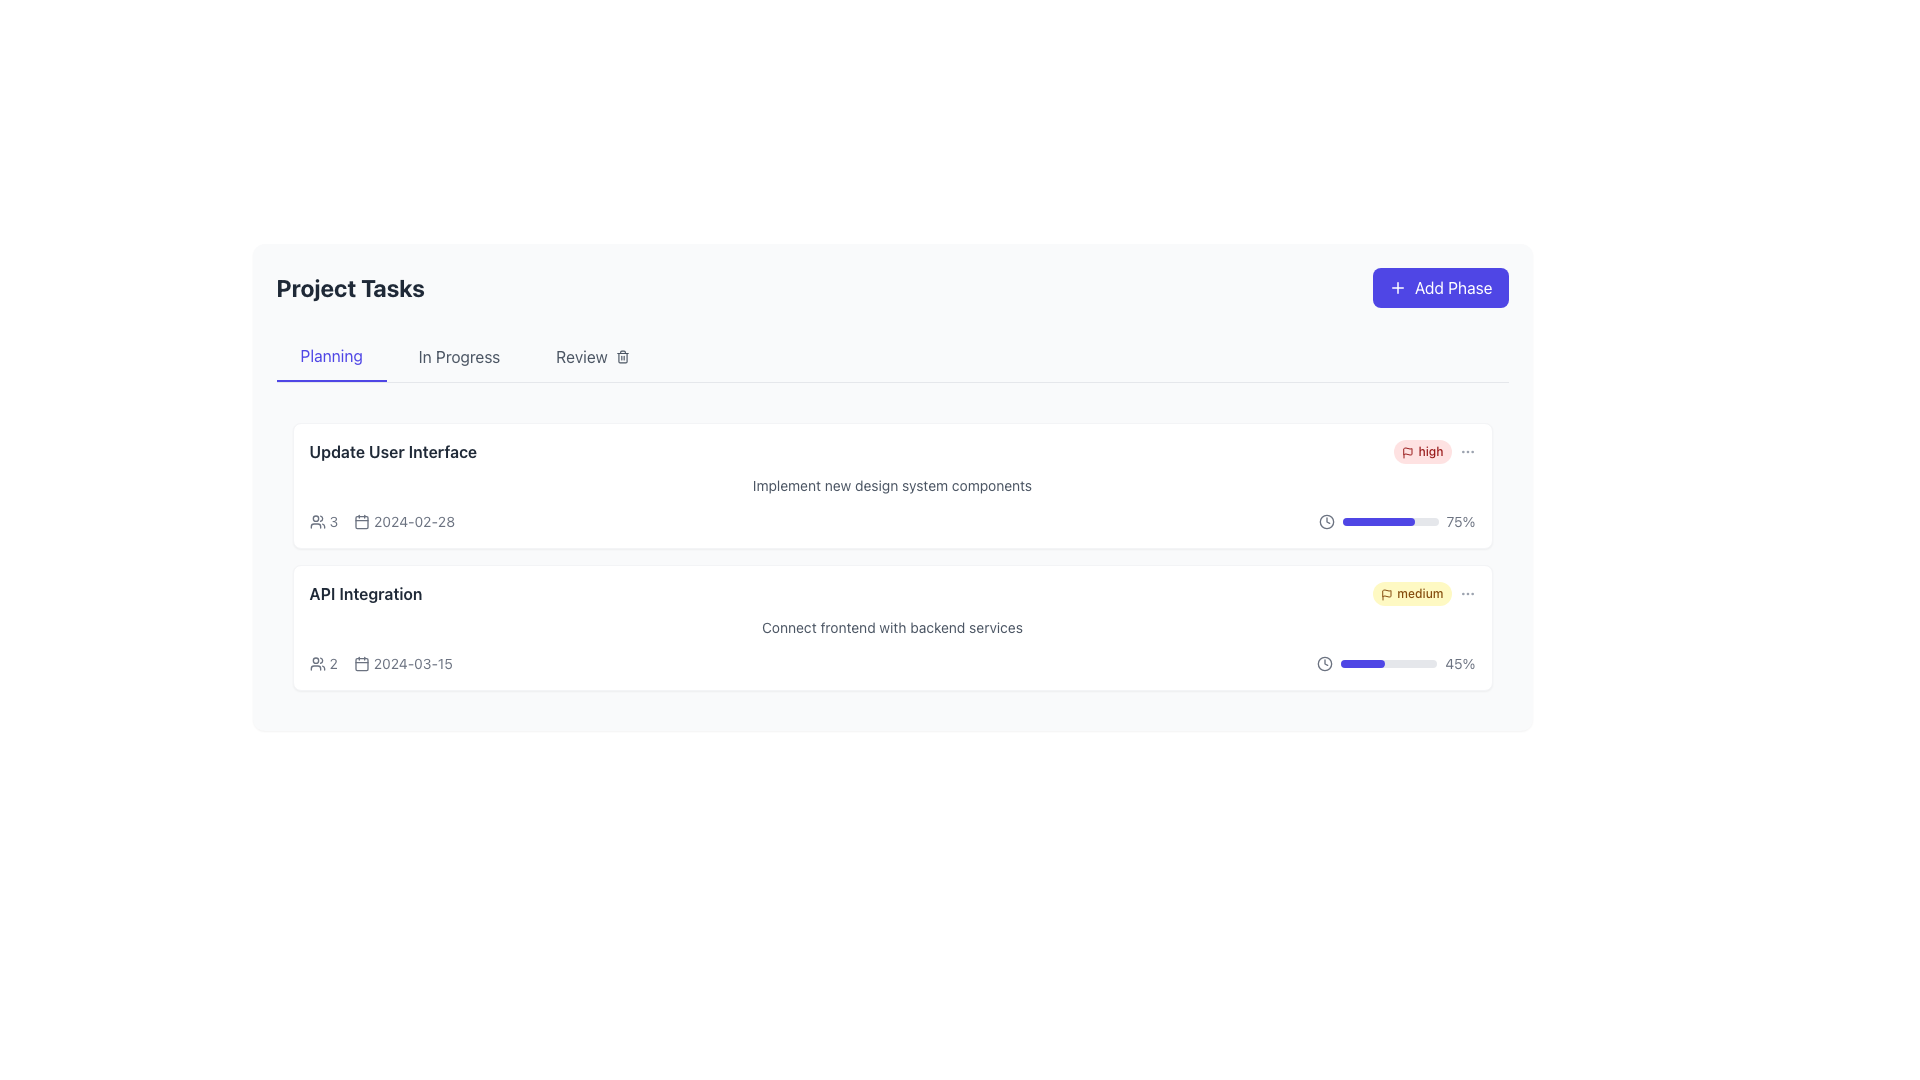  I want to click on the static text label displaying the scheduled date in the 'API Integration' task row in the 'Project Tasks' interface, so click(412, 663).